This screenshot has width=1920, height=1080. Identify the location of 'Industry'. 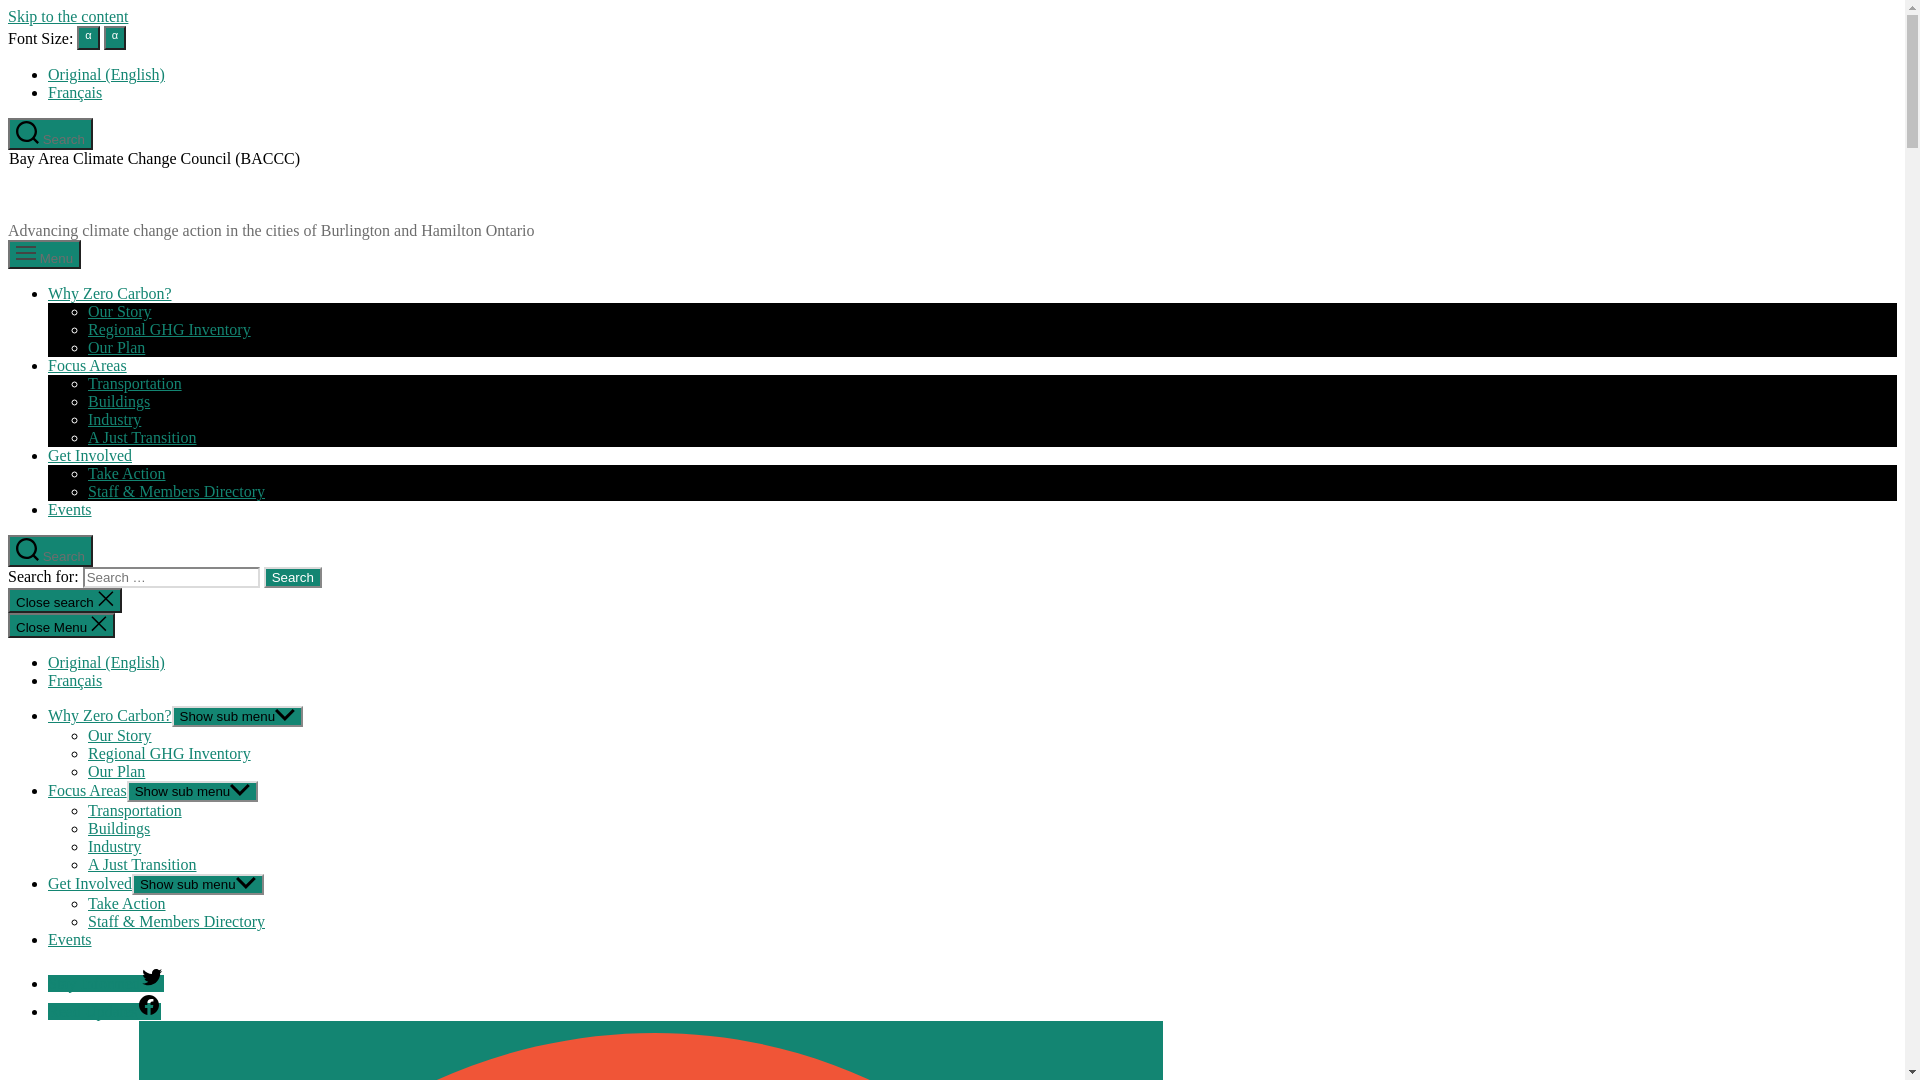
(86, 846).